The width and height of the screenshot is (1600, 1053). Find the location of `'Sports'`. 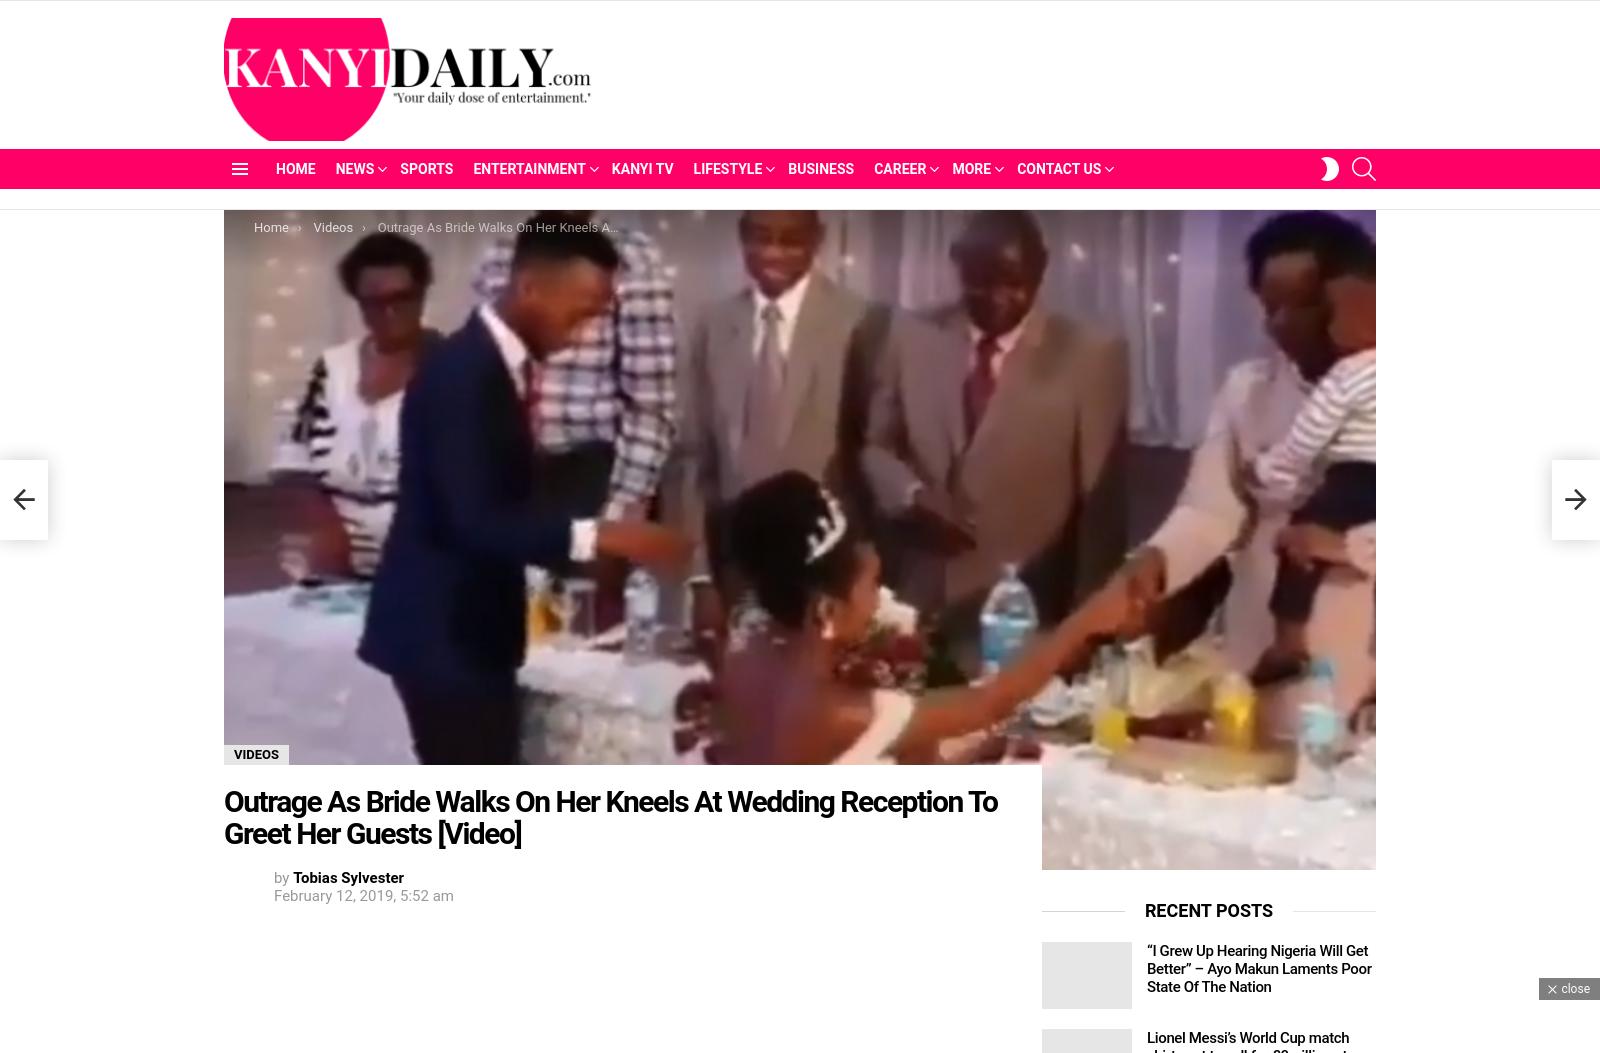

'Sports' is located at coordinates (425, 168).